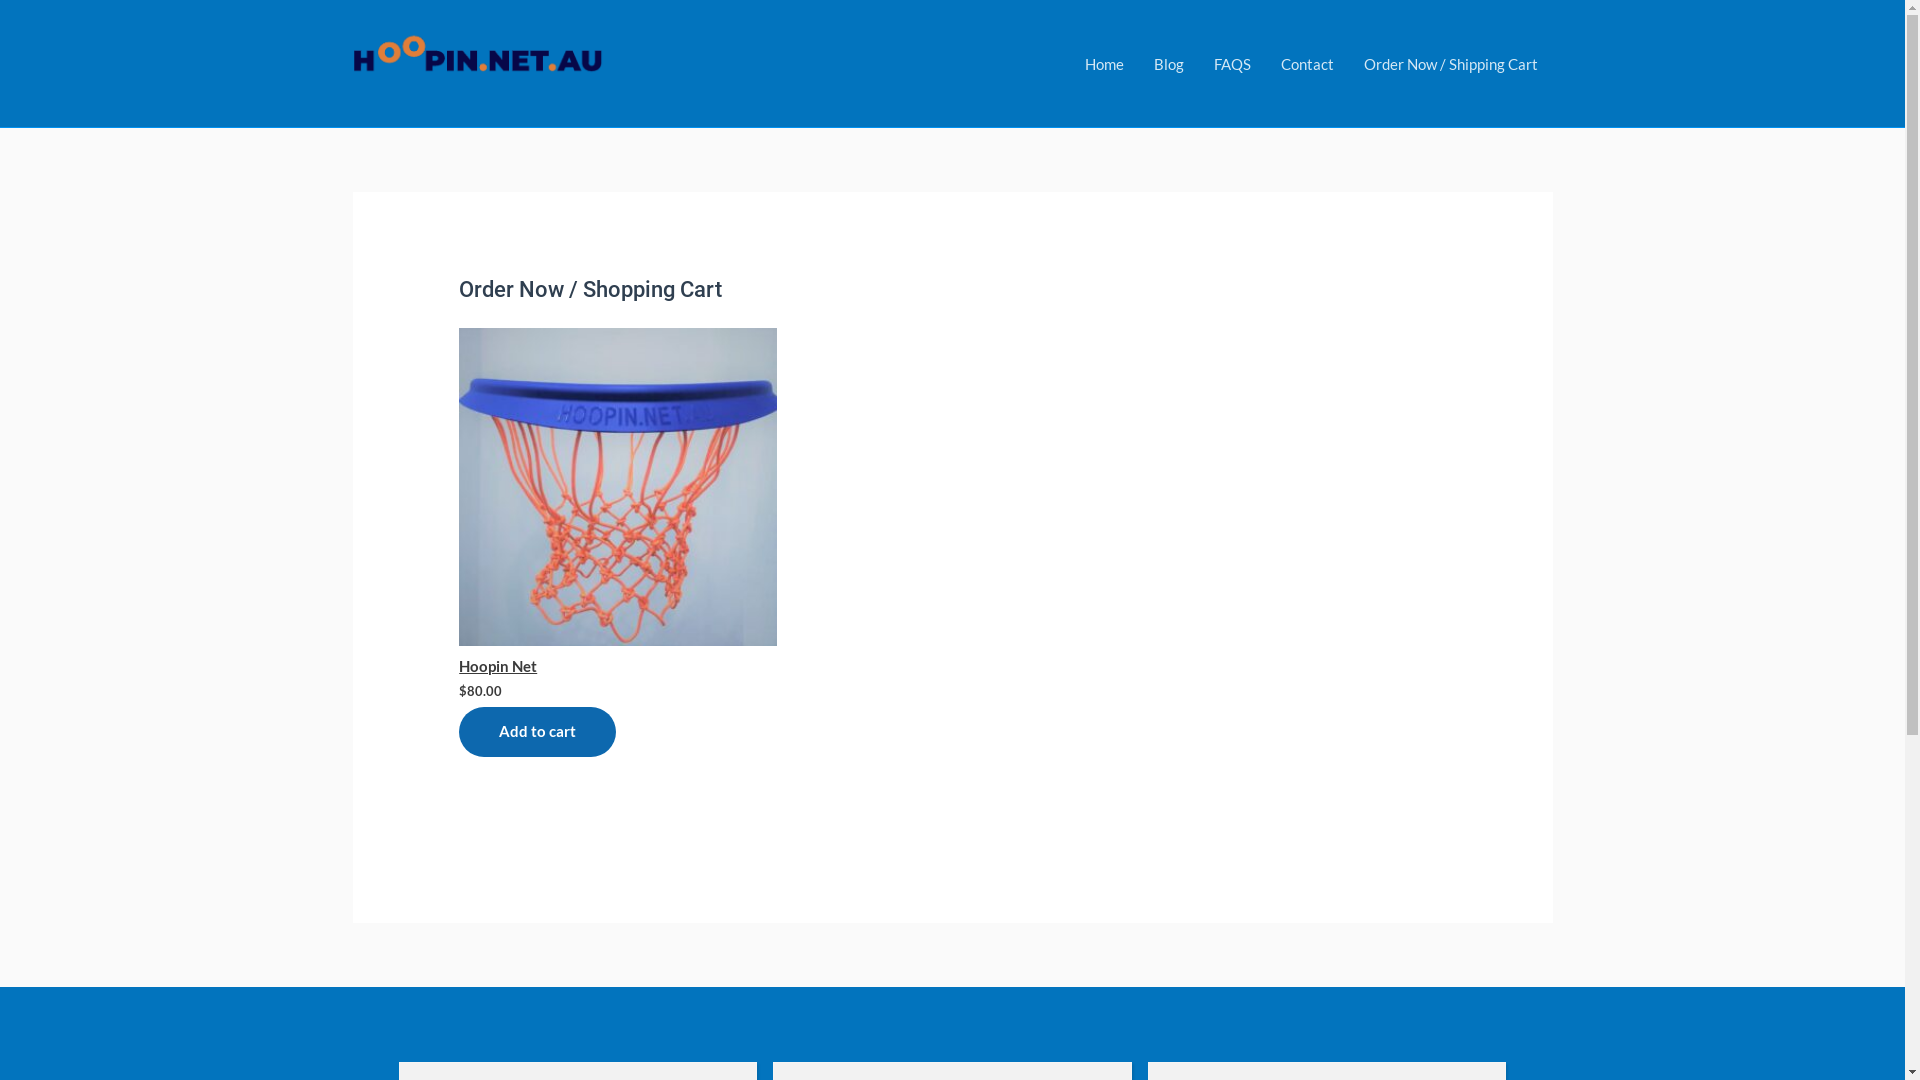 The width and height of the screenshot is (1920, 1080). Describe the element at coordinates (1103, 61) in the screenshot. I see `'Home'` at that location.